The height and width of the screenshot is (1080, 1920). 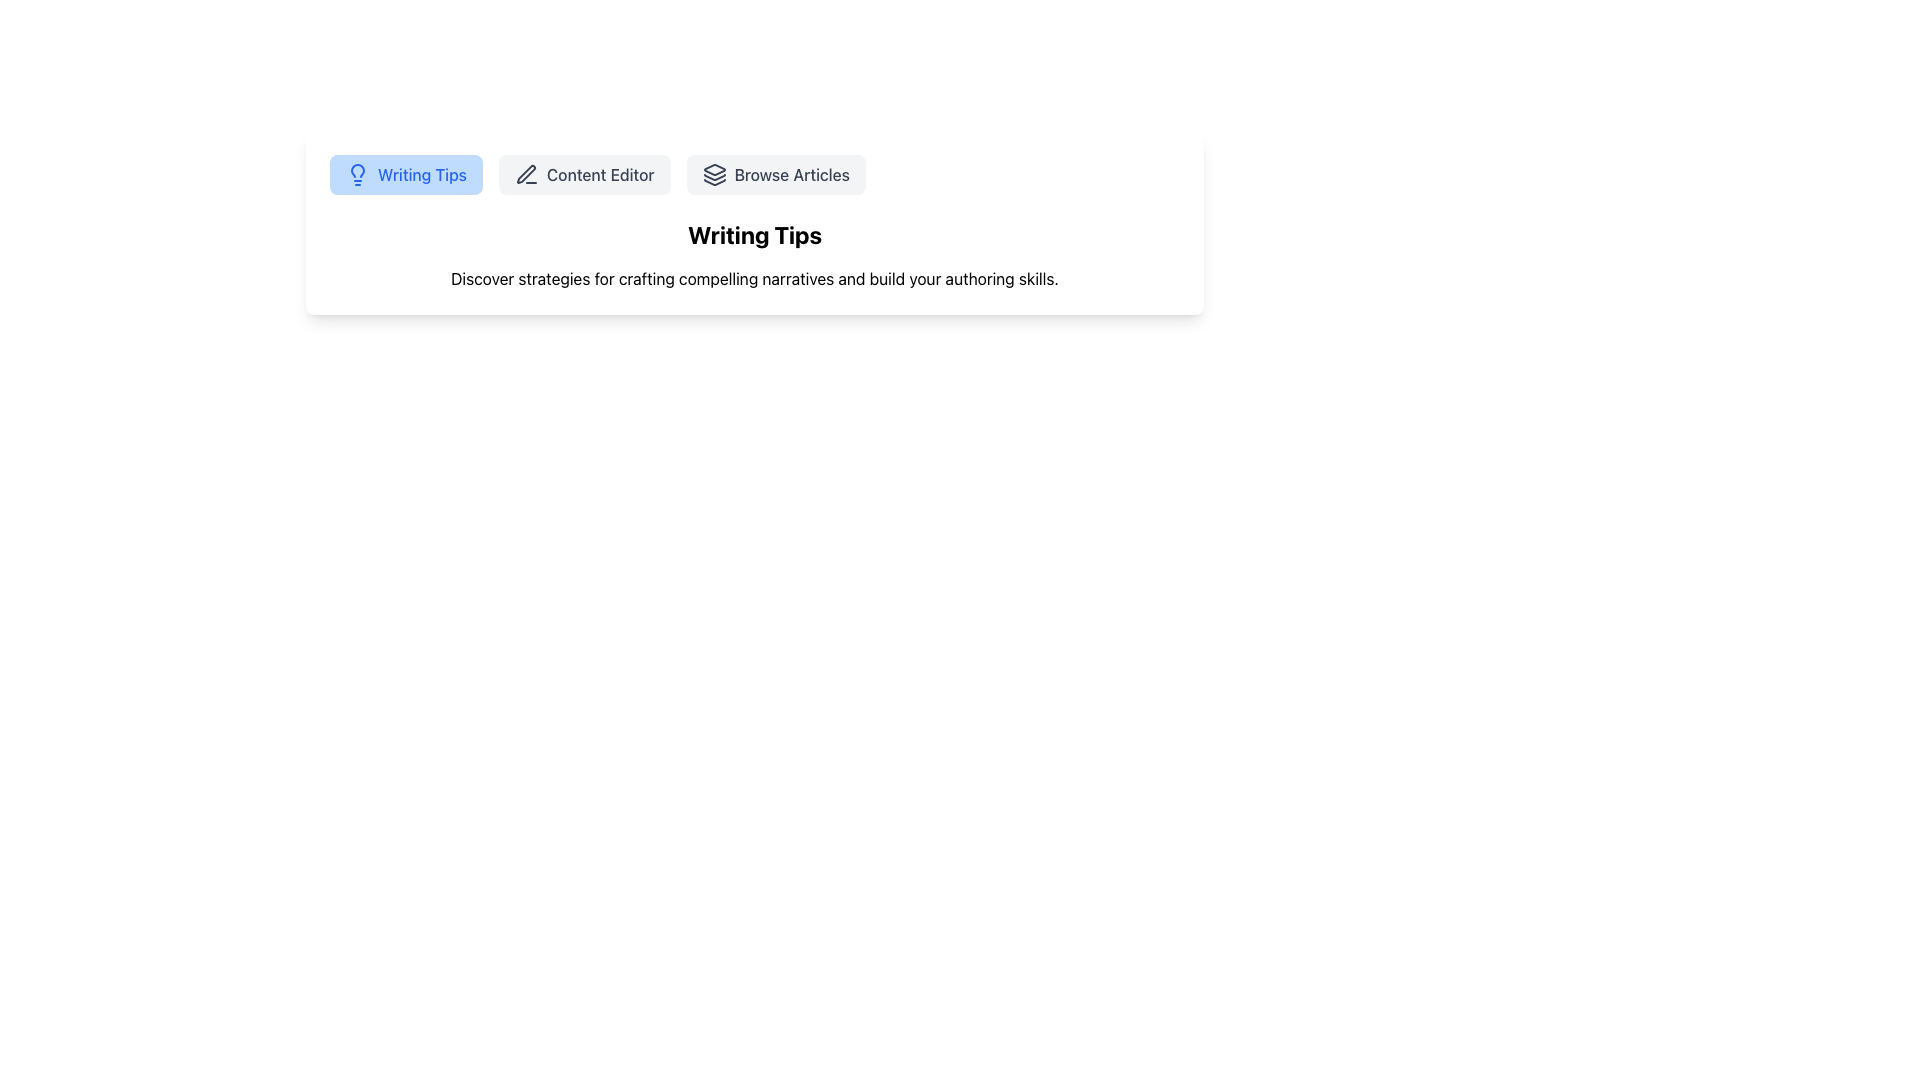 What do you see at coordinates (405, 173) in the screenshot?
I see `the first button in the row of three buttons that navigates to writing tips` at bounding box center [405, 173].